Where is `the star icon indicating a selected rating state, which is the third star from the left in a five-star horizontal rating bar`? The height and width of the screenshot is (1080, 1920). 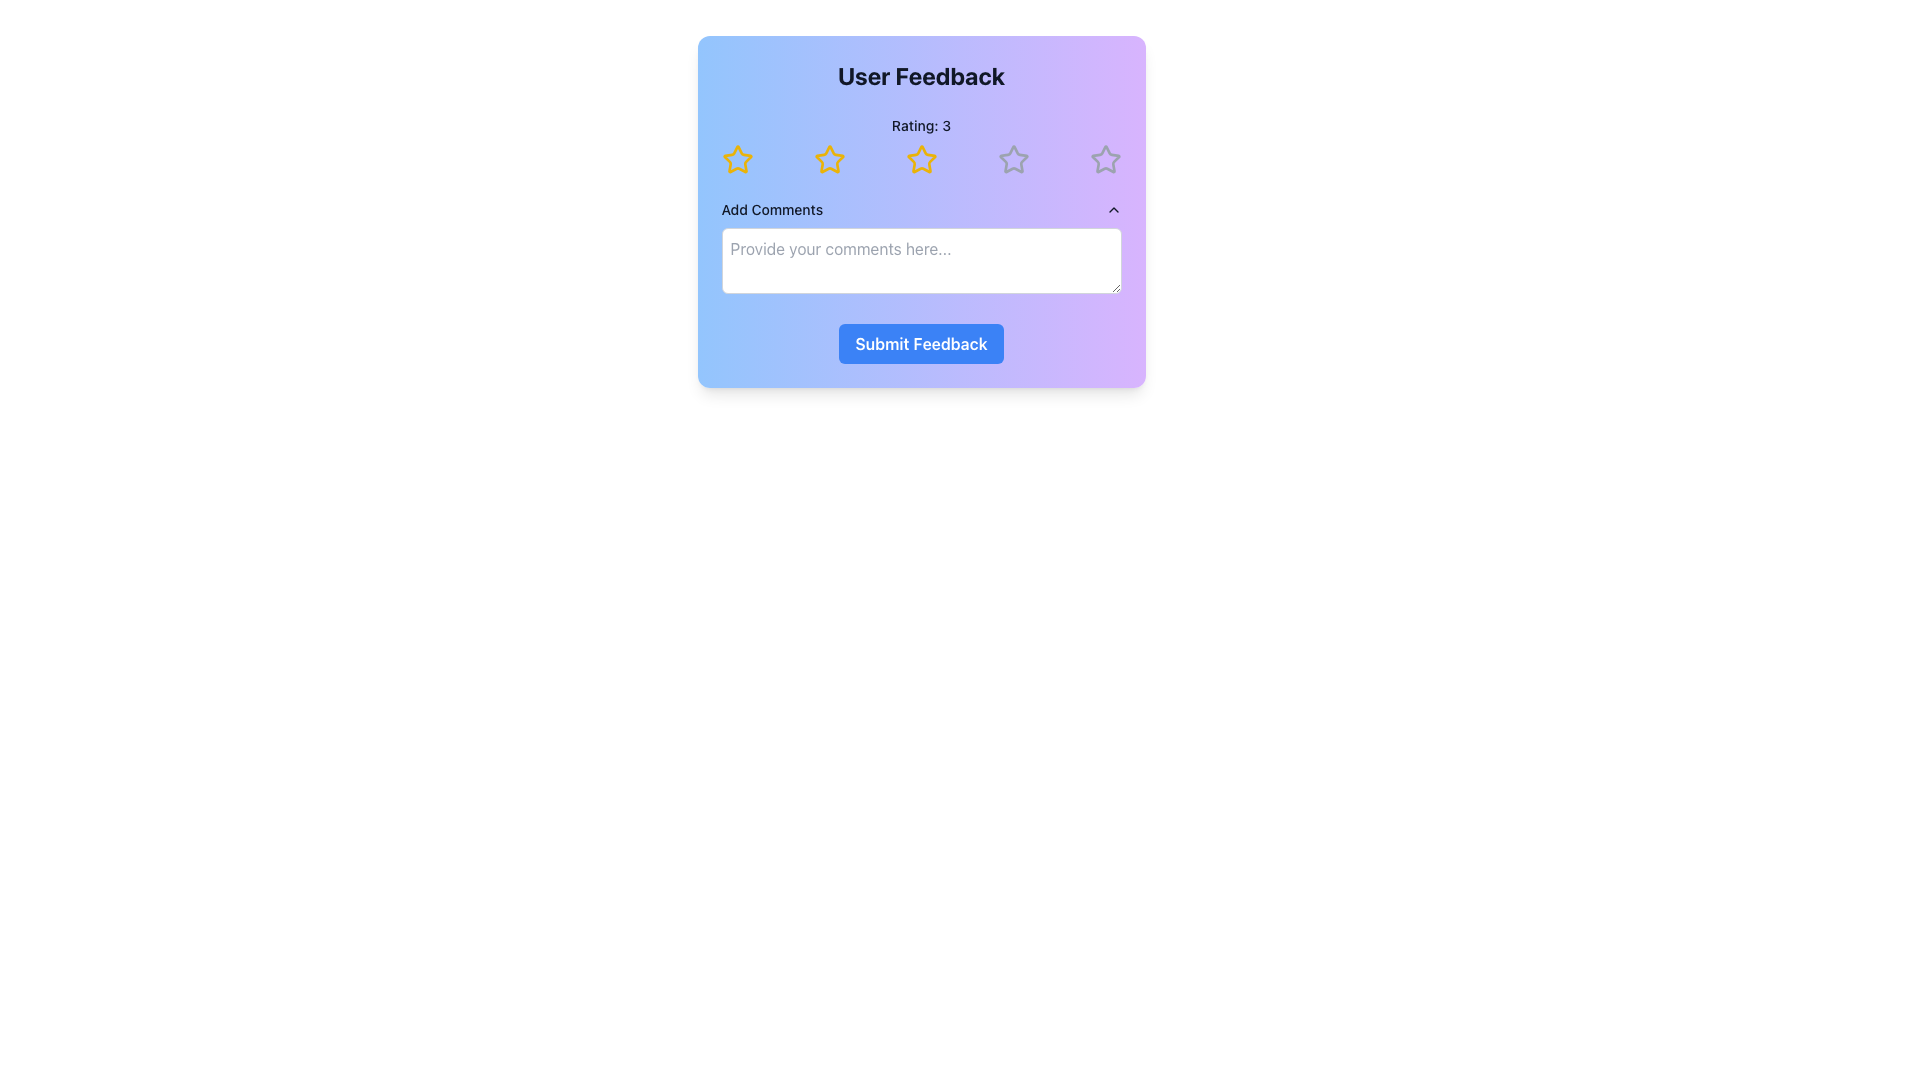
the star icon indicating a selected rating state, which is the third star from the left in a five-star horizontal rating bar is located at coordinates (829, 158).